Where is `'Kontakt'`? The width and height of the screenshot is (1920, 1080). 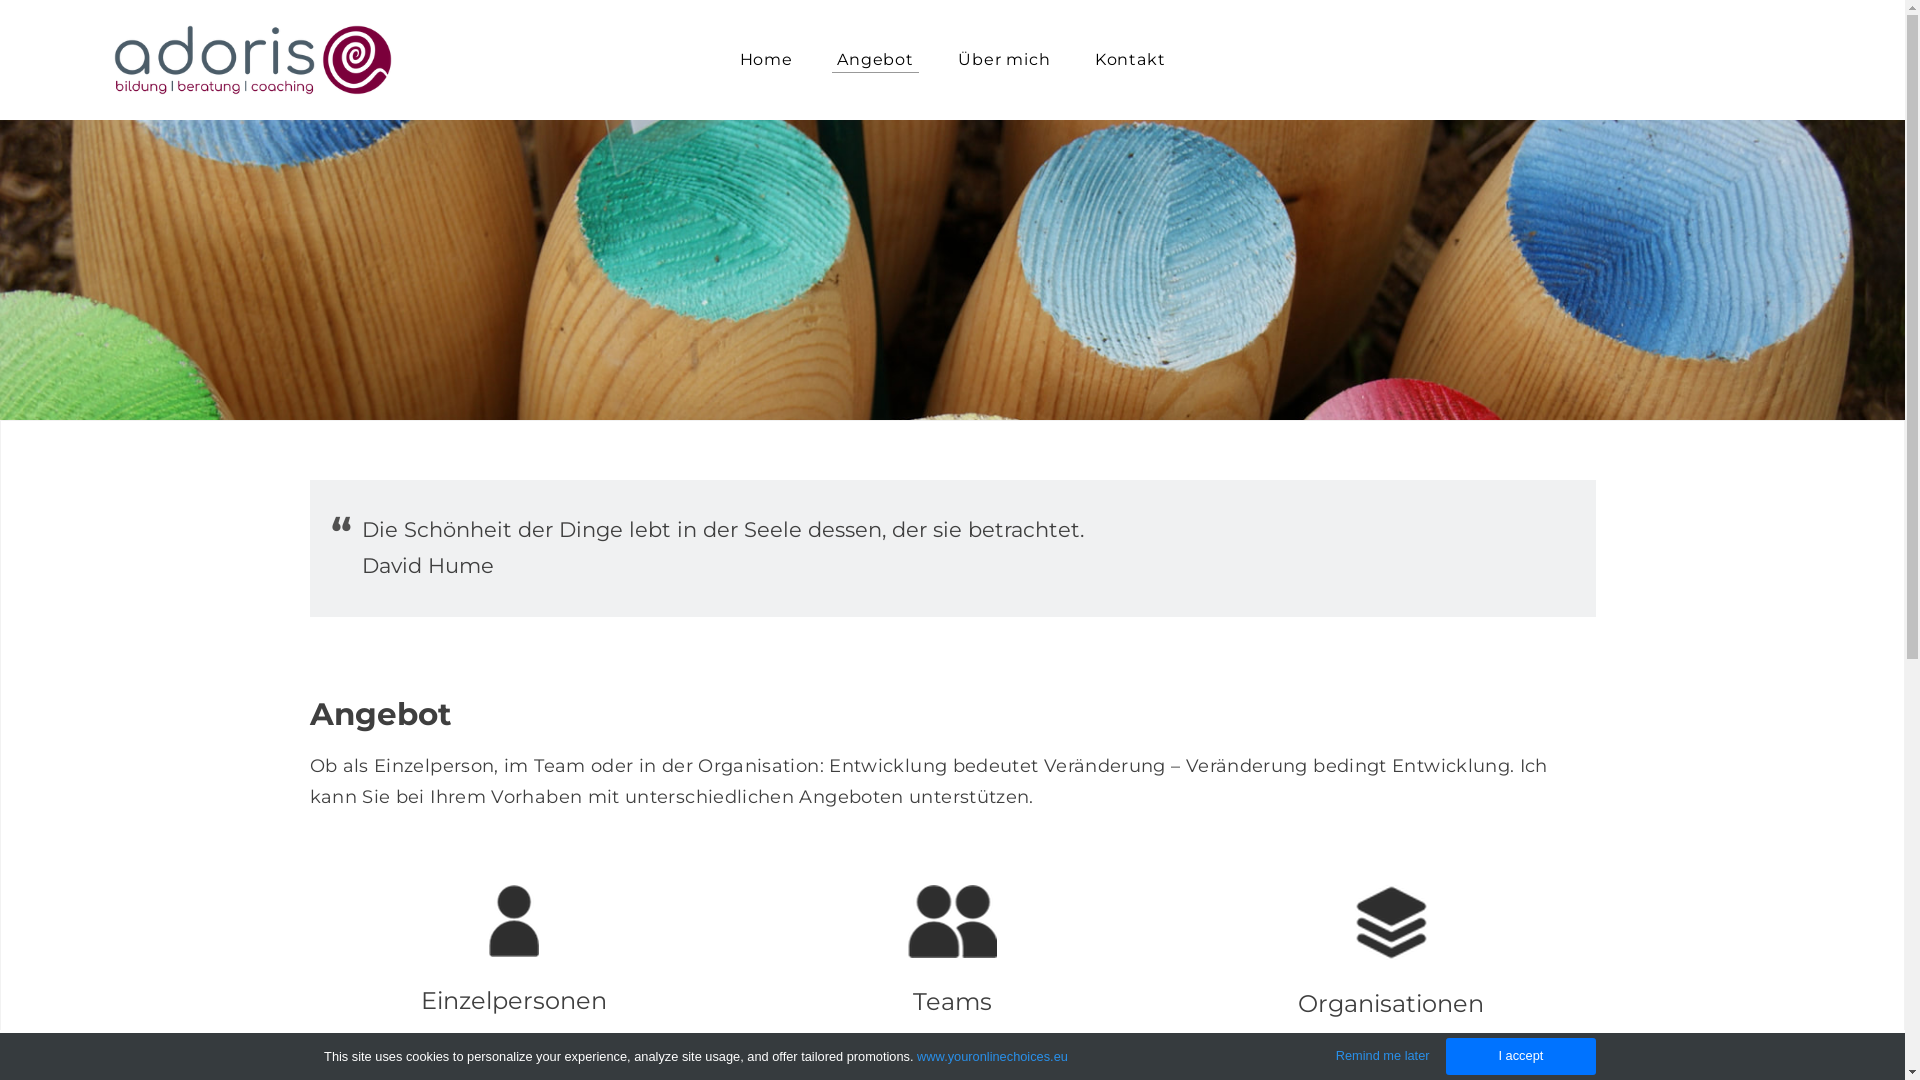
'Kontakt' is located at coordinates (1074, 59).